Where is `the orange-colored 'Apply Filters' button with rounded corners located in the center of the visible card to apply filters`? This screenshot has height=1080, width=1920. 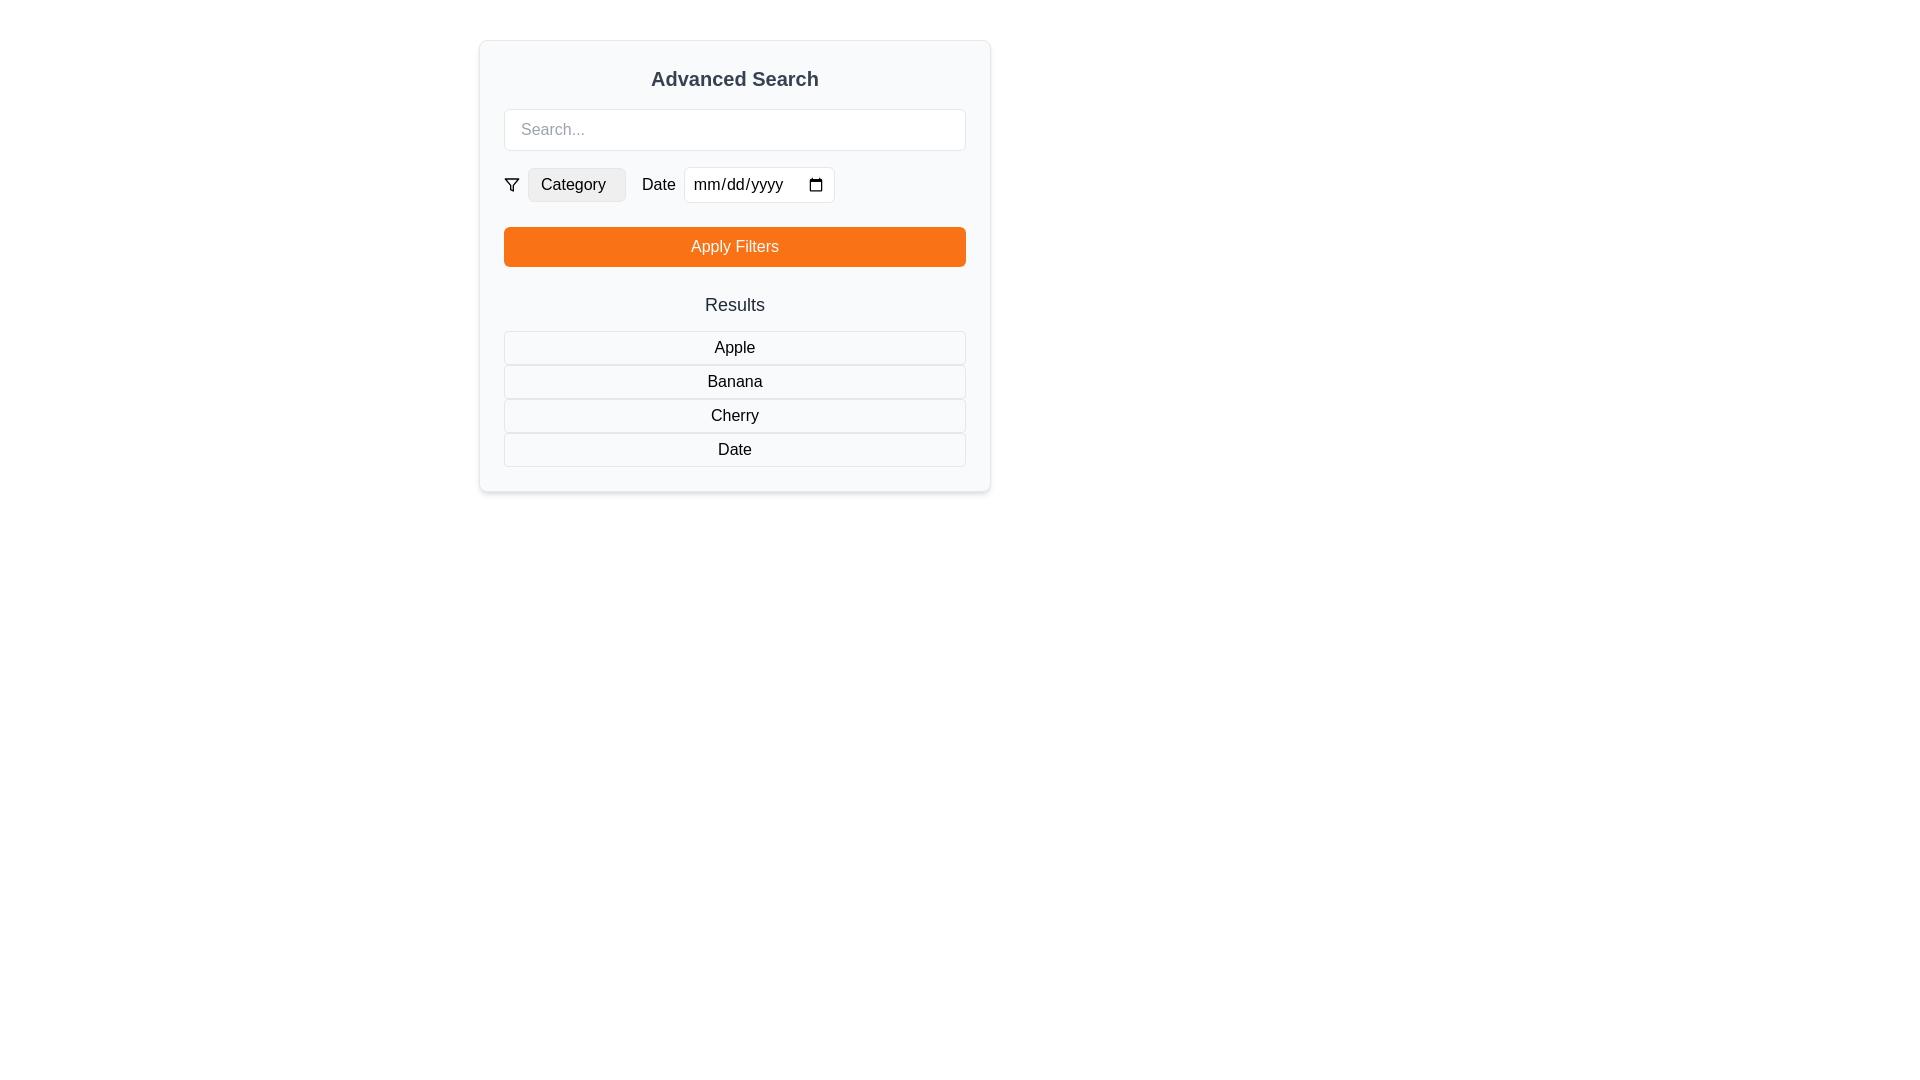 the orange-colored 'Apply Filters' button with rounded corners located in the center of the visible card to apply filters is located at coordinates (733, 265).